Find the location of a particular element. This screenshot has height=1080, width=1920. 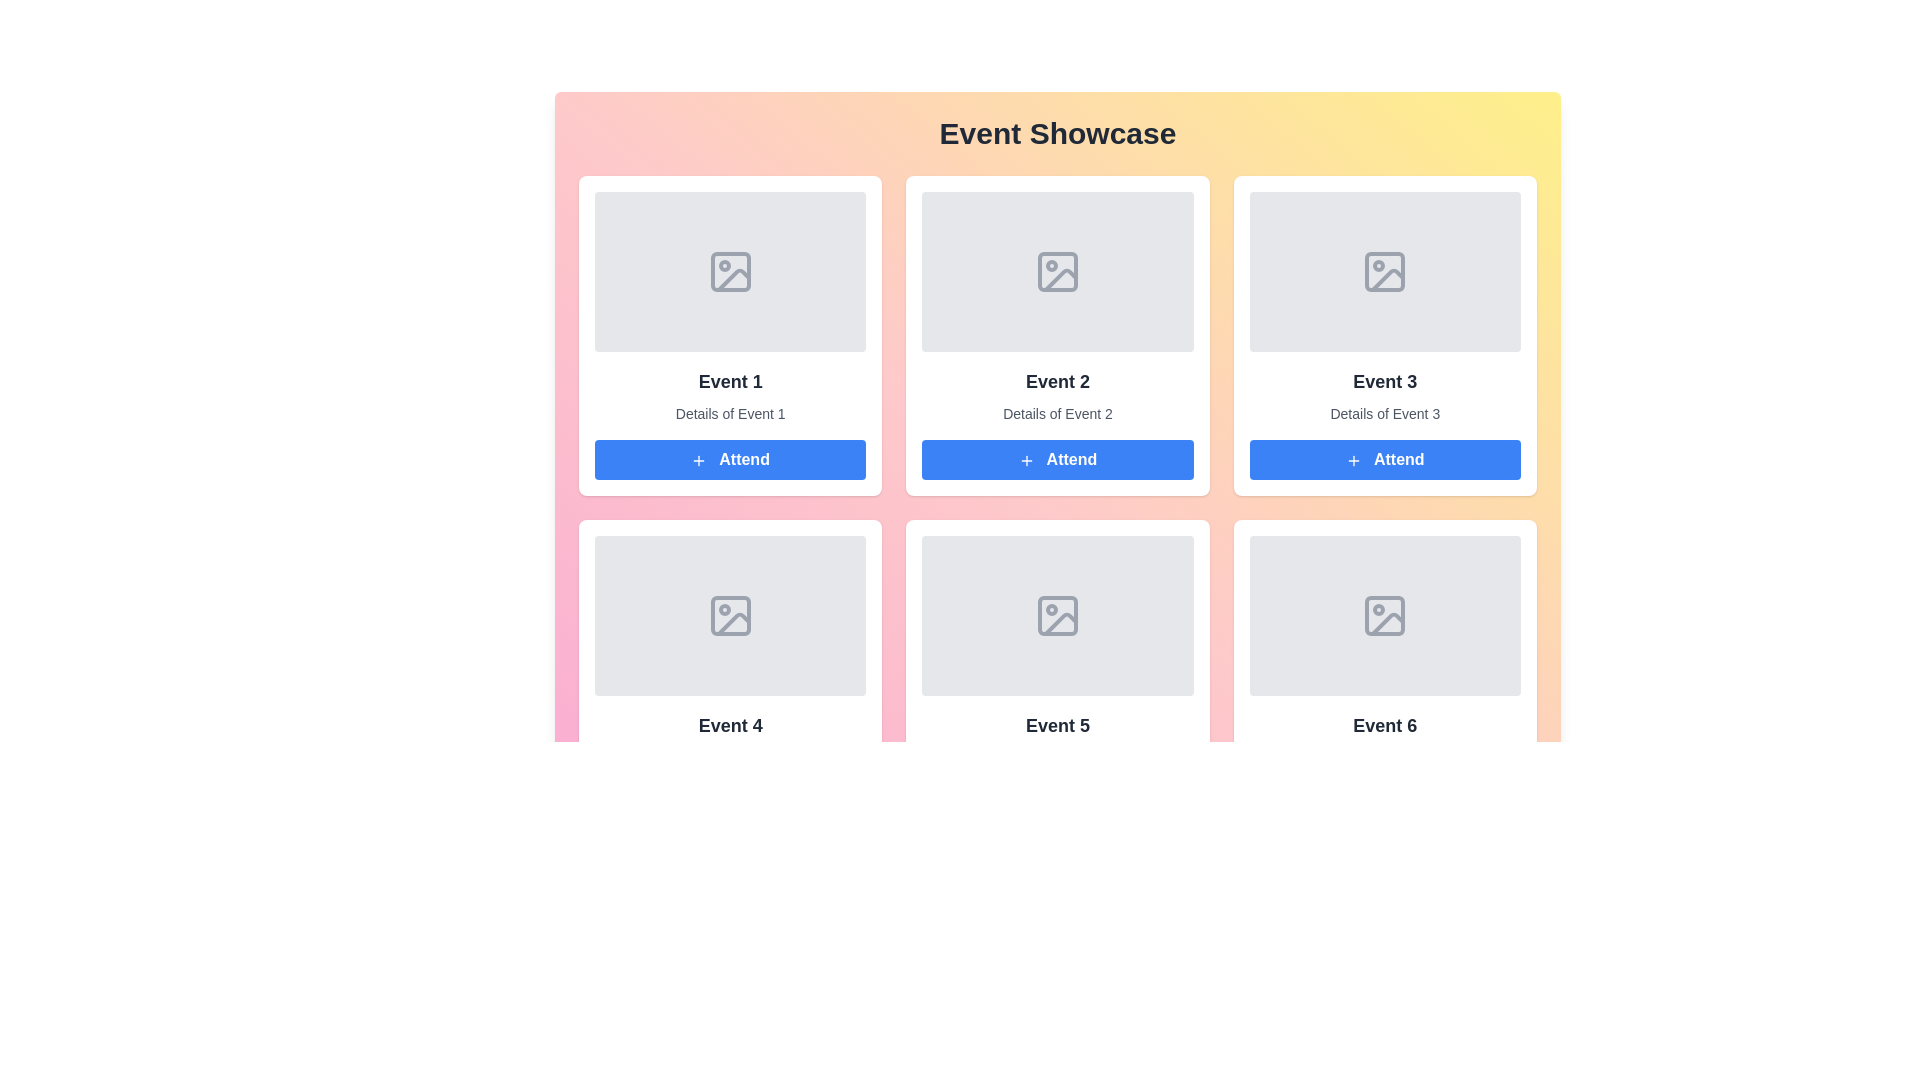

the button located directly beneath the text 'Details of Event 1' within the 'Event 1' card to indicate intention to attend the event is located at coordinates (729, 459).